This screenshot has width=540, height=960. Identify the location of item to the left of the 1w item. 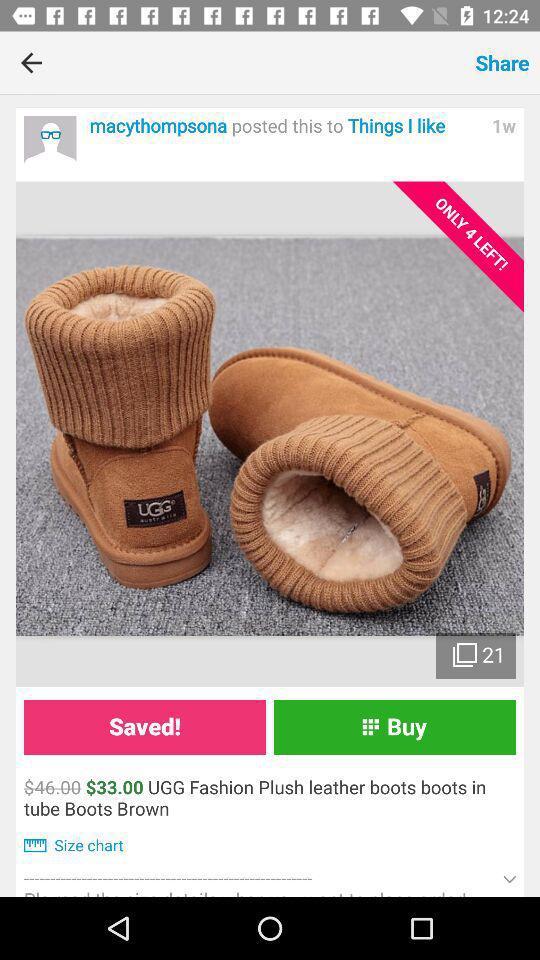
(284, 125).